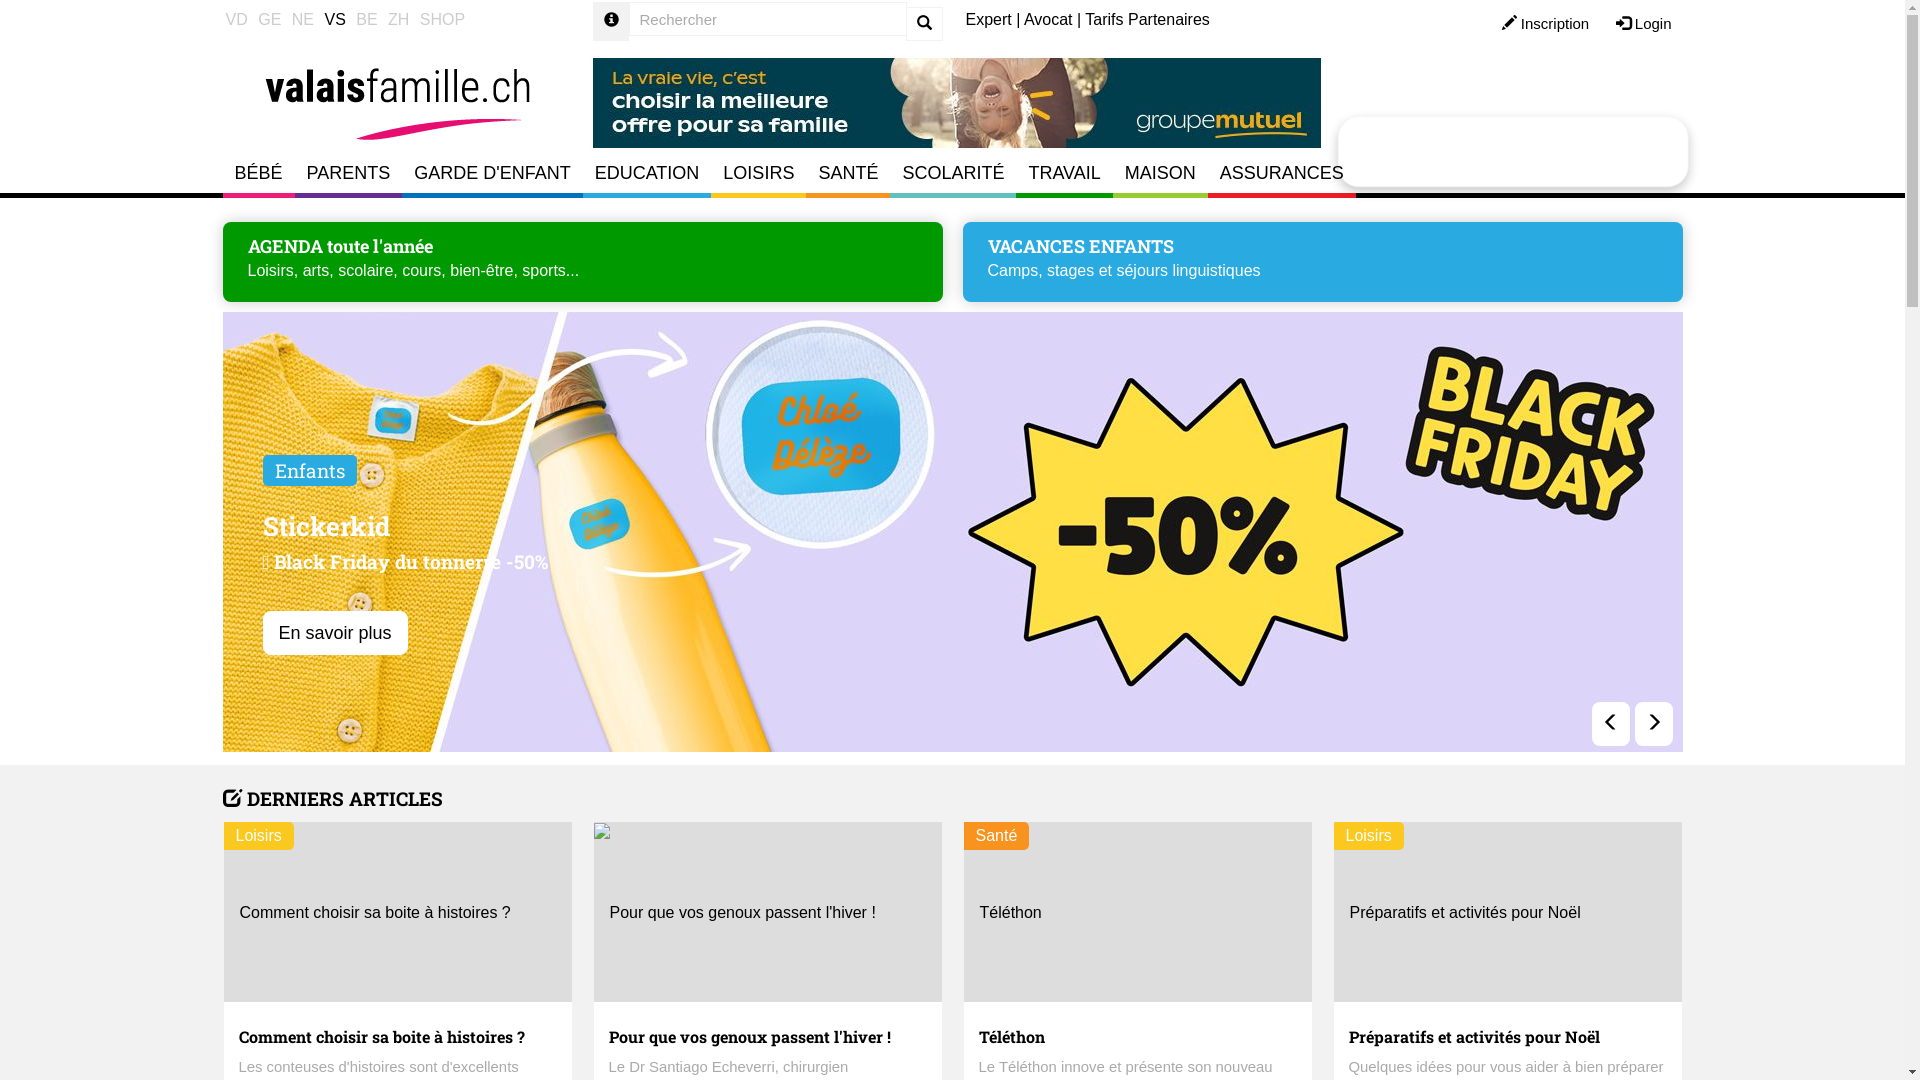 The image size is (1920, 1080). What do you see at coordinates (1147, 19) in the screenshot?
I see `'Tarifs Partenaires'` at bounding box center [1147, 19].